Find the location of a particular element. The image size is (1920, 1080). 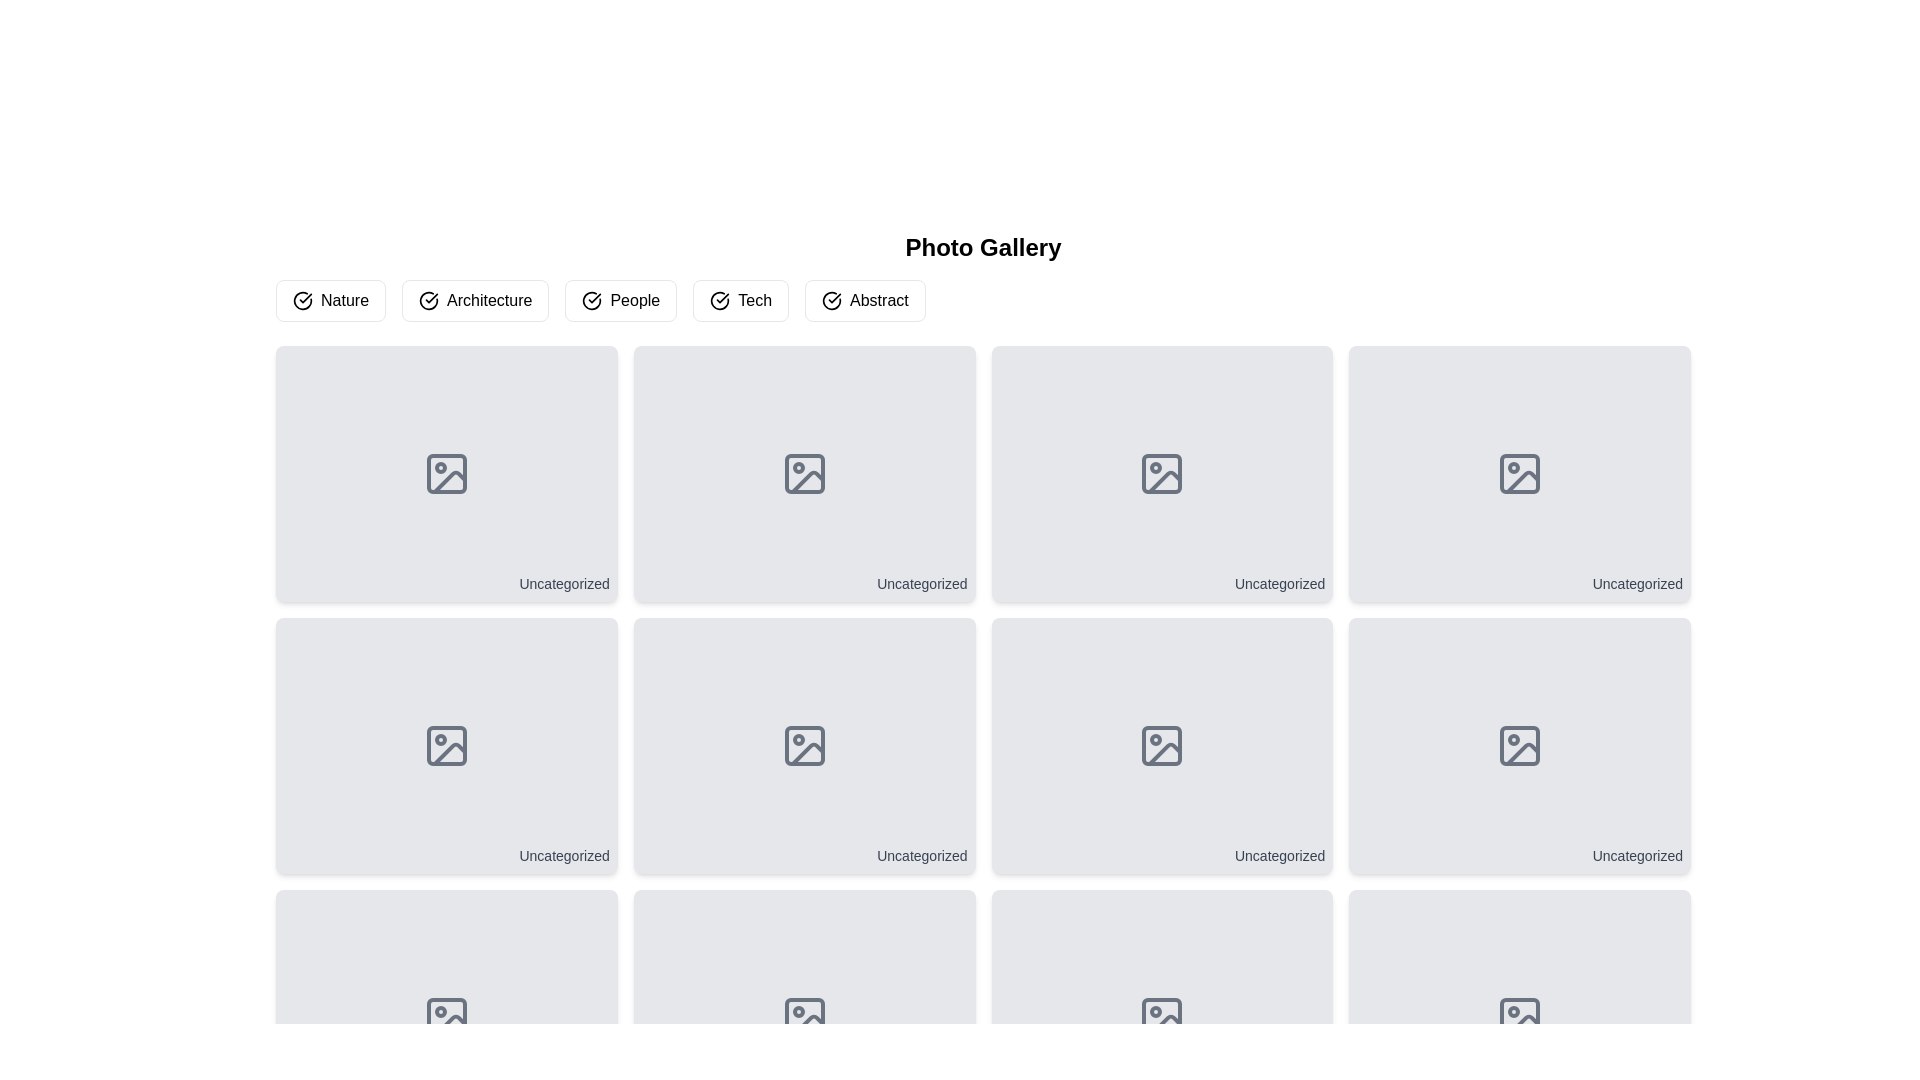

the 'Abstract' button, which is located to the far right in a row of buttons is located at coordinates (865, 300).